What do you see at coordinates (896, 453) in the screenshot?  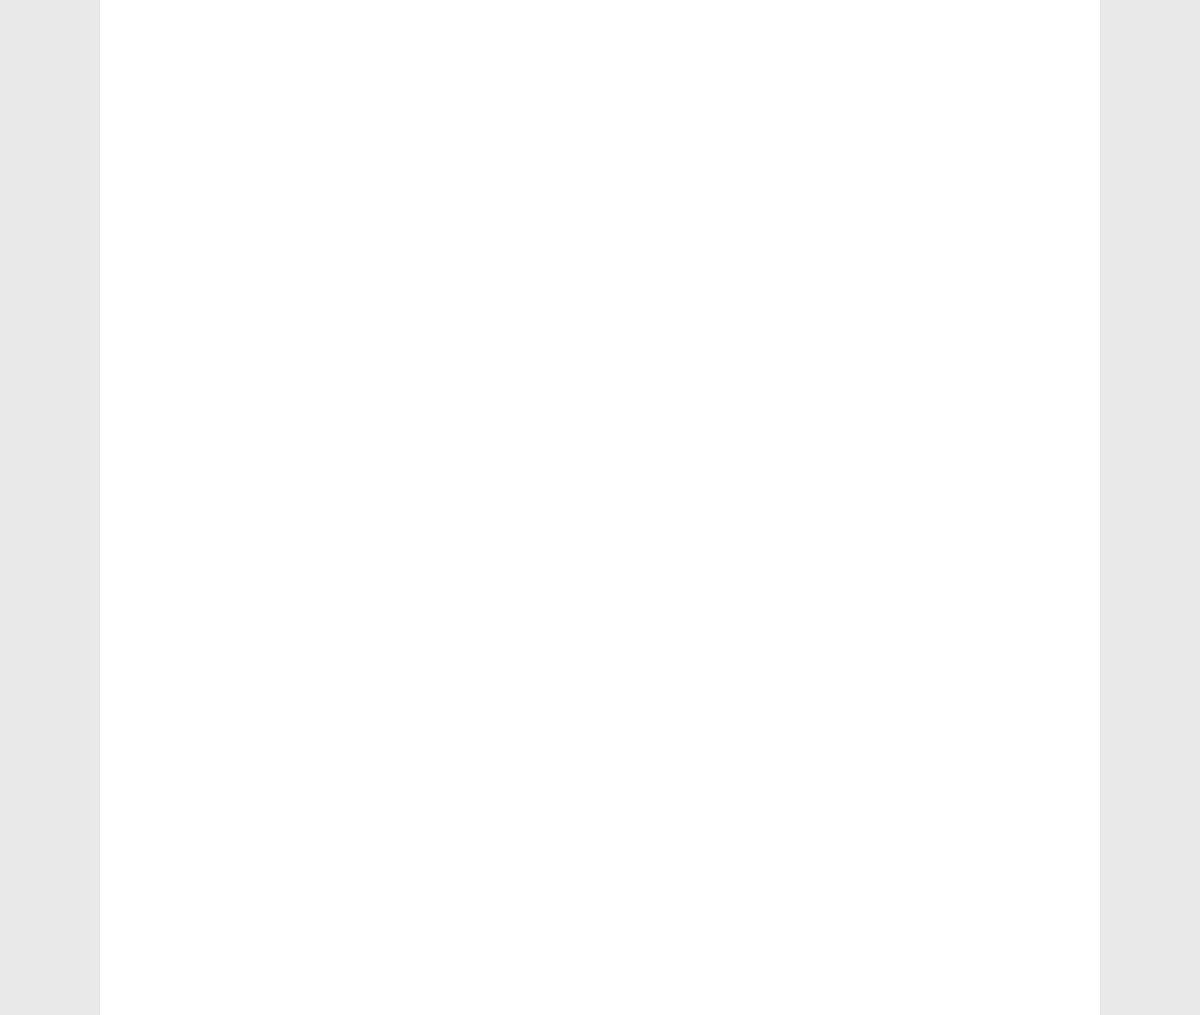 I see `'Post Office'` at bounding box center [896, 453].